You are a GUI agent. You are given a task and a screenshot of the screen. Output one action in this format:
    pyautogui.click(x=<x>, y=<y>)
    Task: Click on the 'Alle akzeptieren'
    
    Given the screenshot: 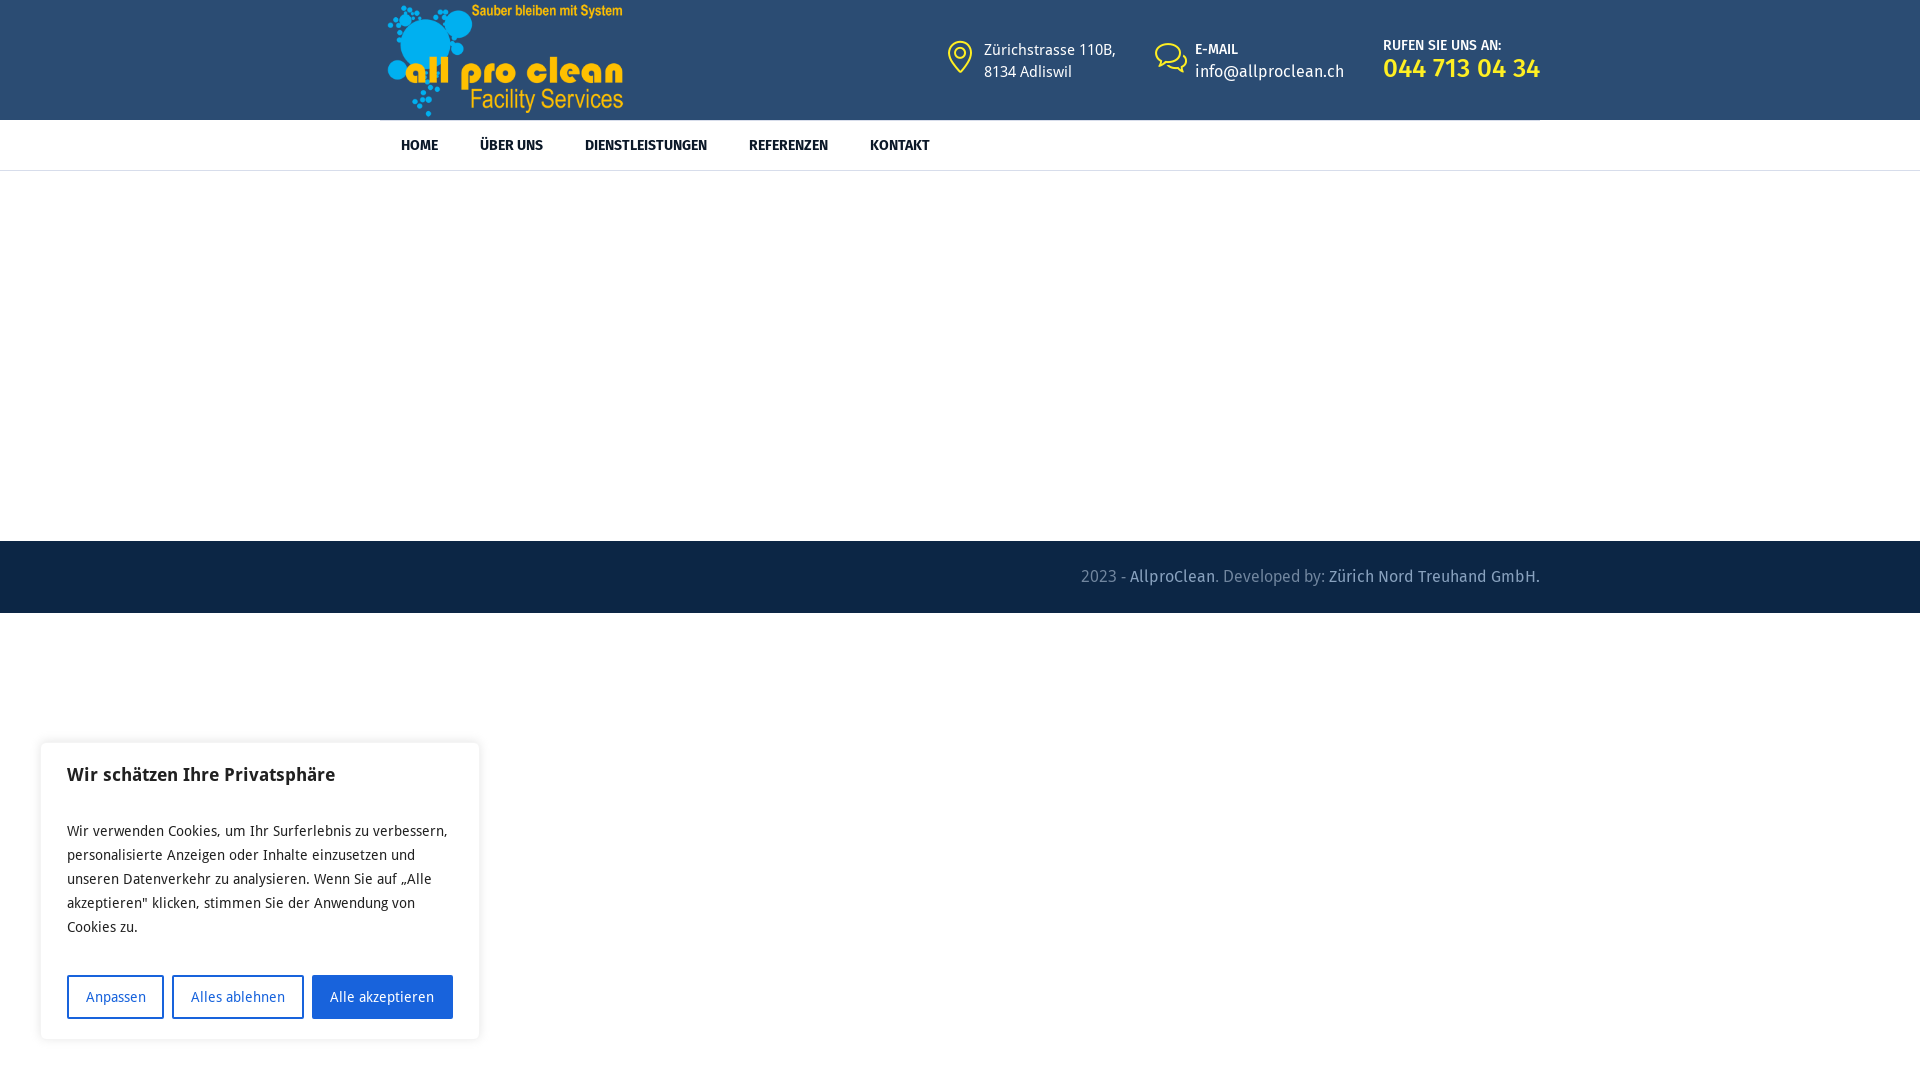 What is the action you would take?
    pyautogui.click(x=382, y=996)
    